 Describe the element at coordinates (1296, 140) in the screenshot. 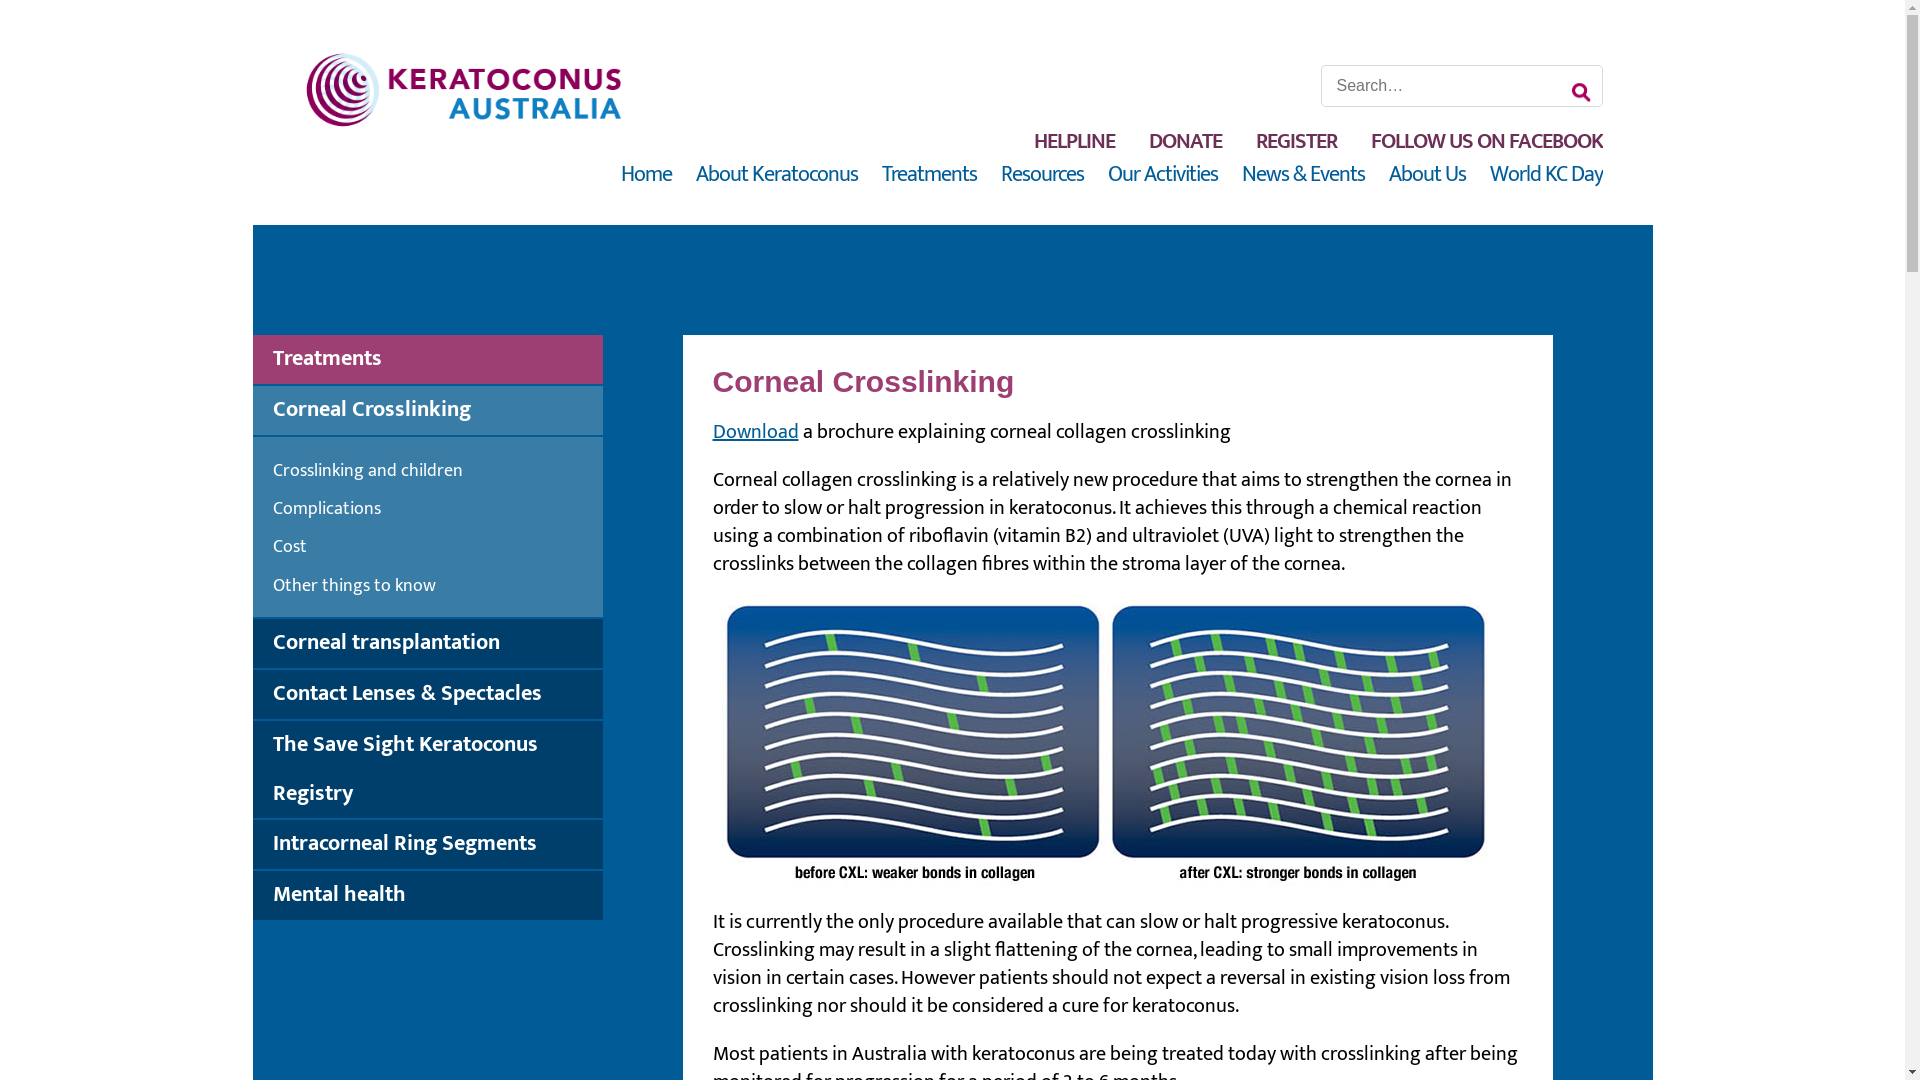

I see `'REGISTER'` at that location.